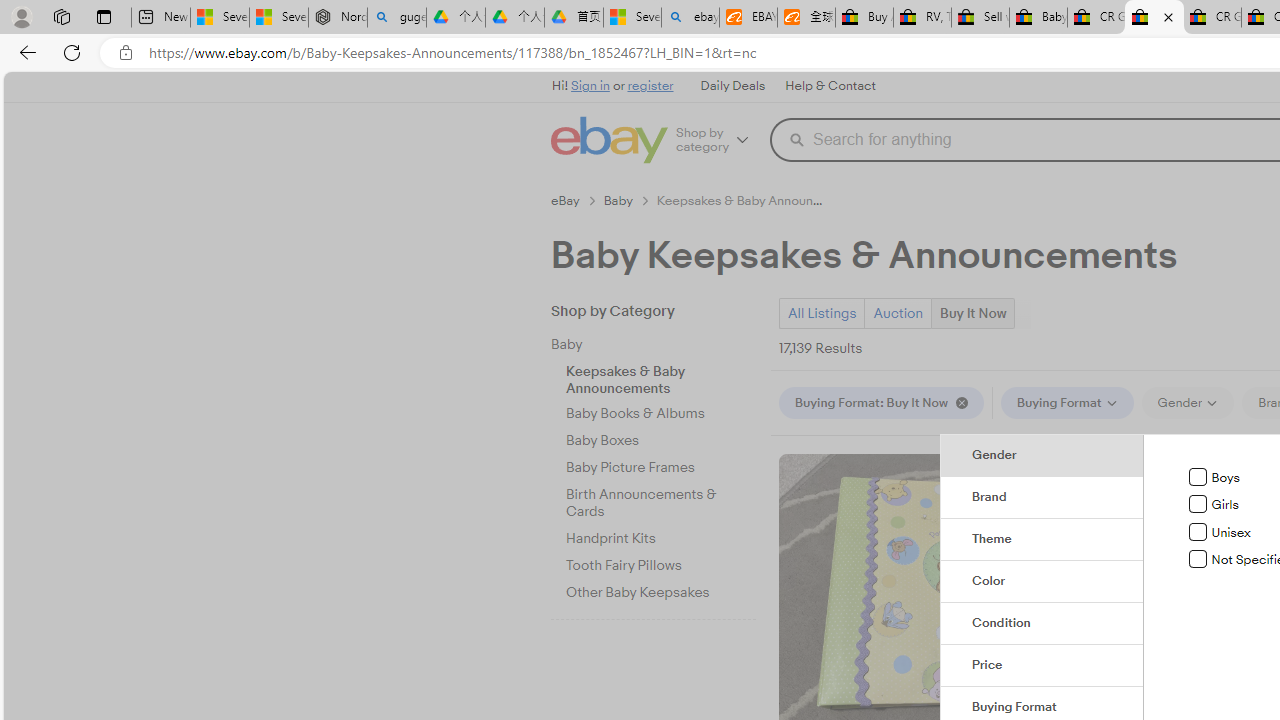  I want to click on 'Tab actions menu', so click(103, 16).